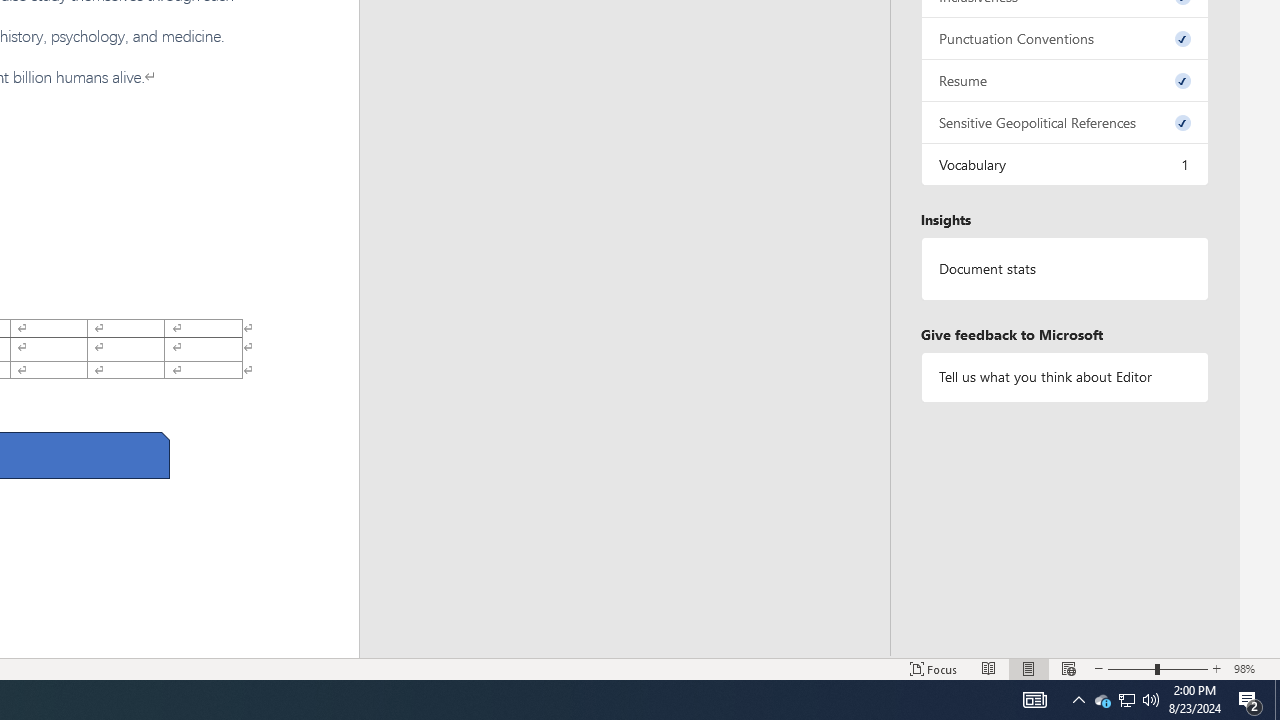  Describe the element at coordinates (1158, 669) in the screenshot. I see `'Zoom'` at that location.